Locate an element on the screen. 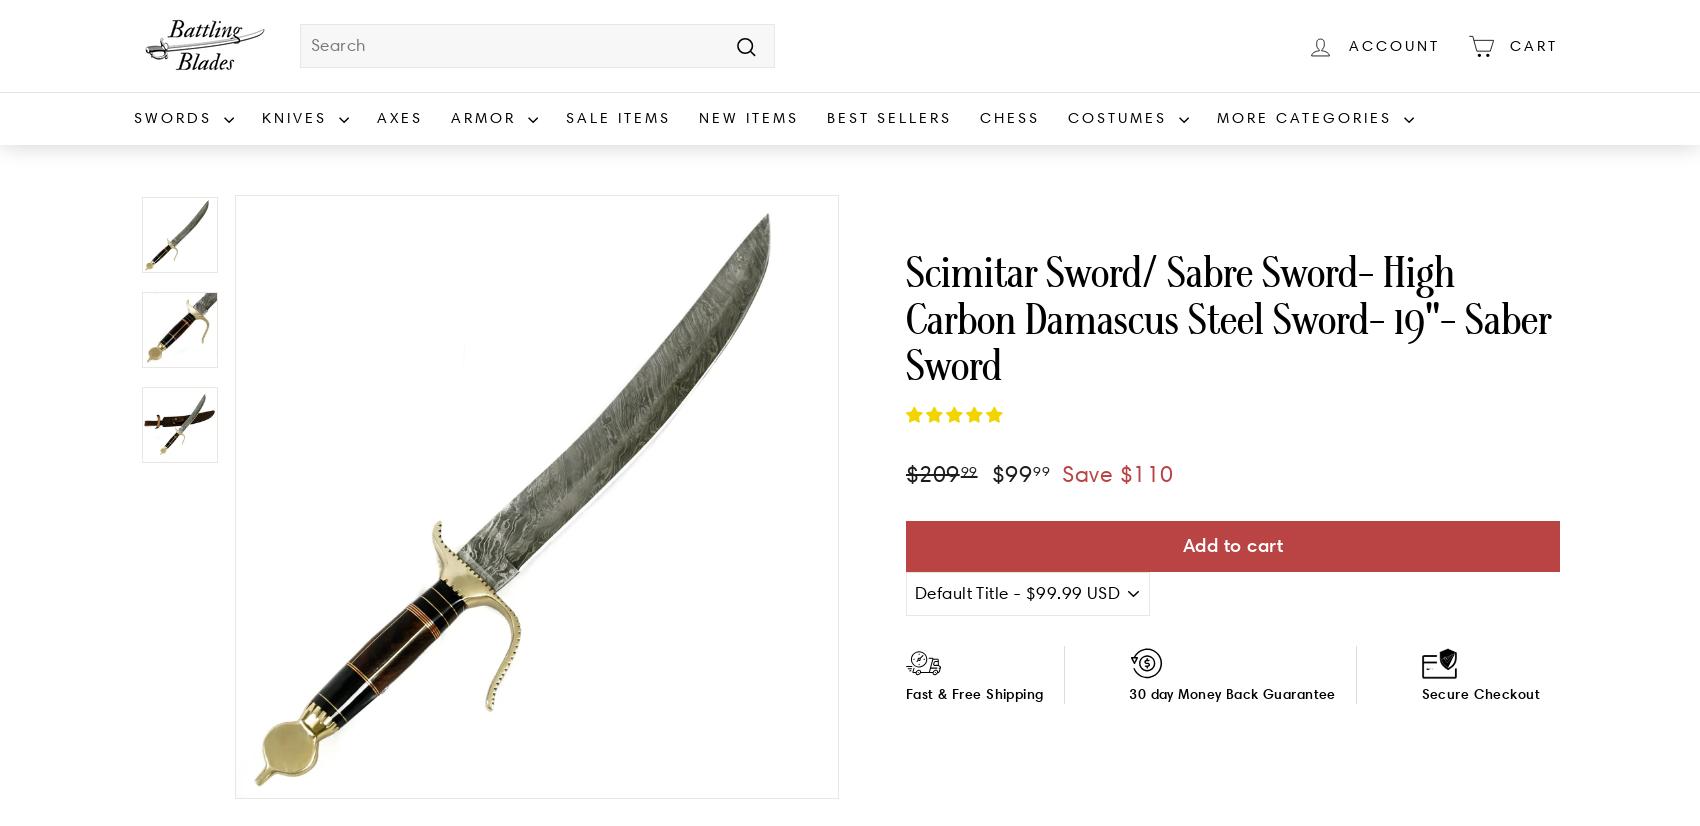  'Secure Checkout' is located at coordinates (1479, 691).